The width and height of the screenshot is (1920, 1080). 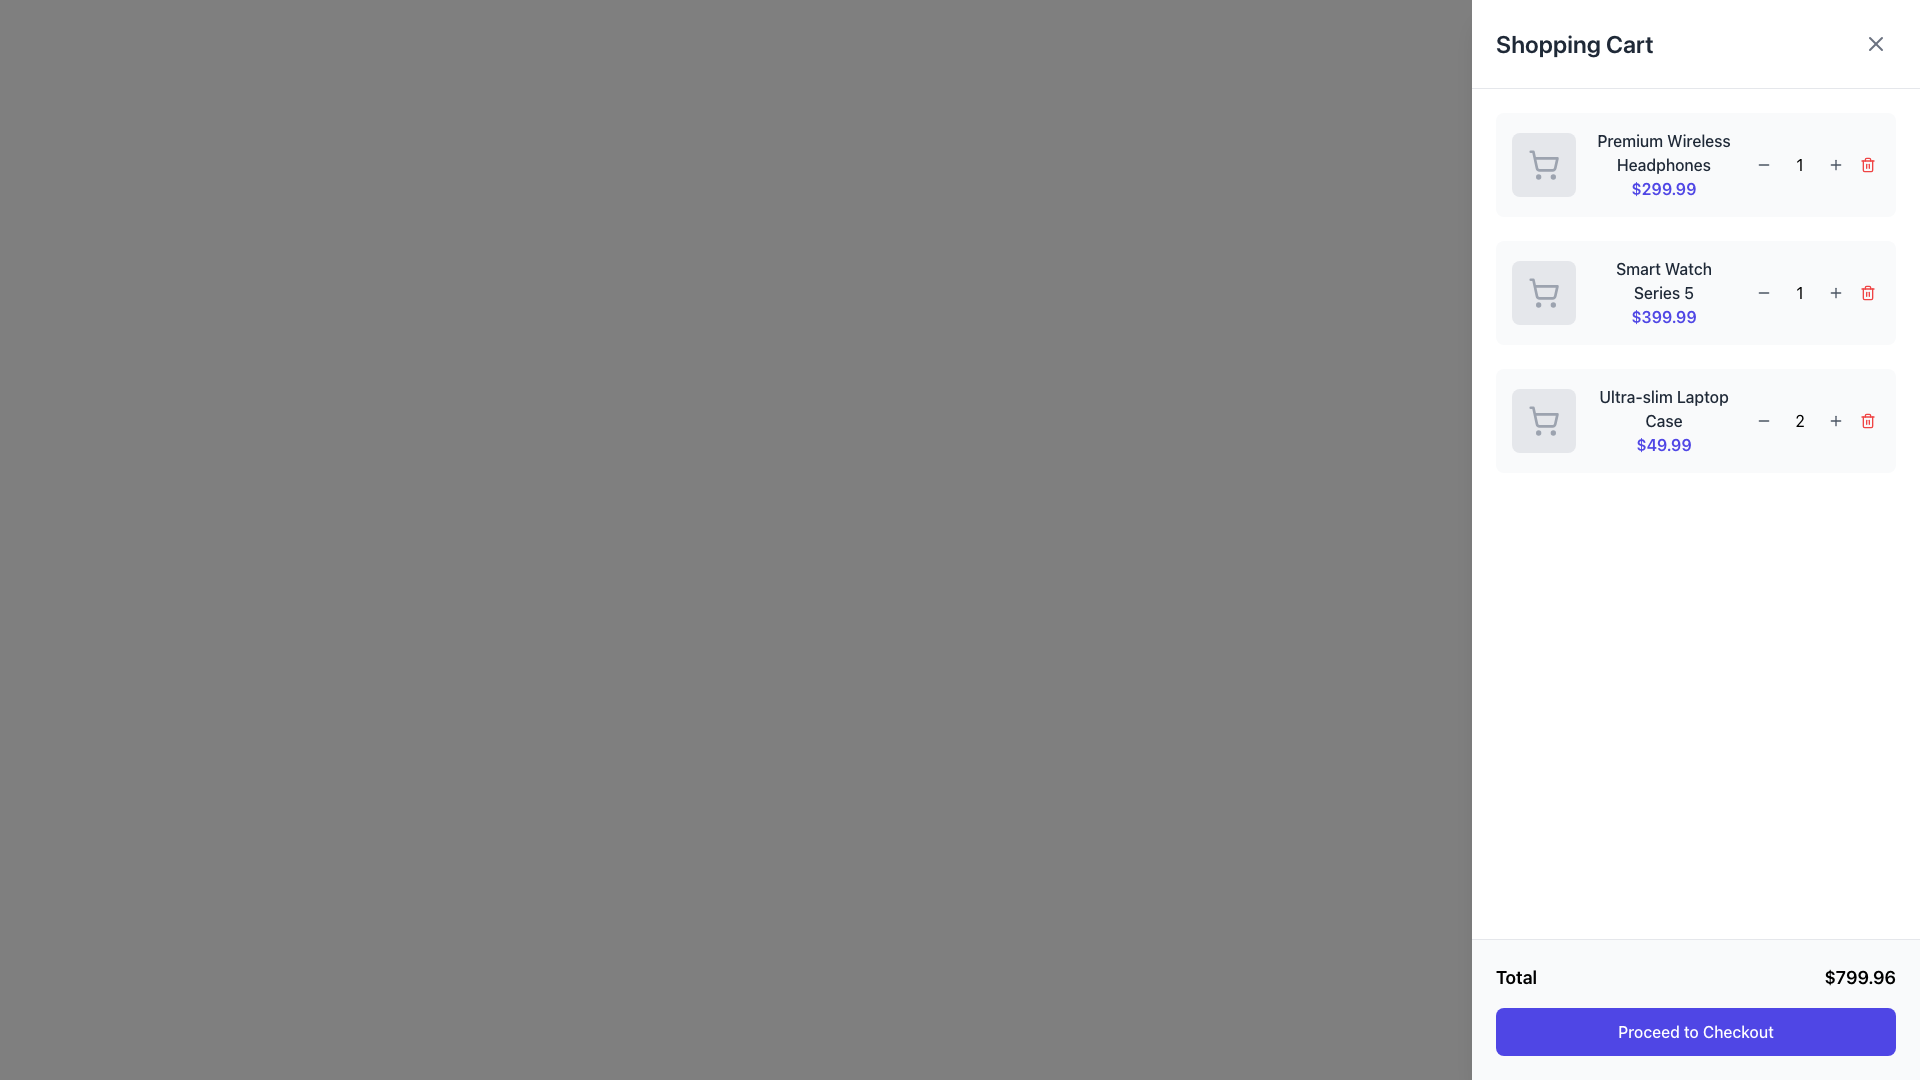 I want to click on the red trash icon for deletion located at the far right of the Ultra-slim Laptop Case item row in the shopping cart, so click(x=1866, y=420).